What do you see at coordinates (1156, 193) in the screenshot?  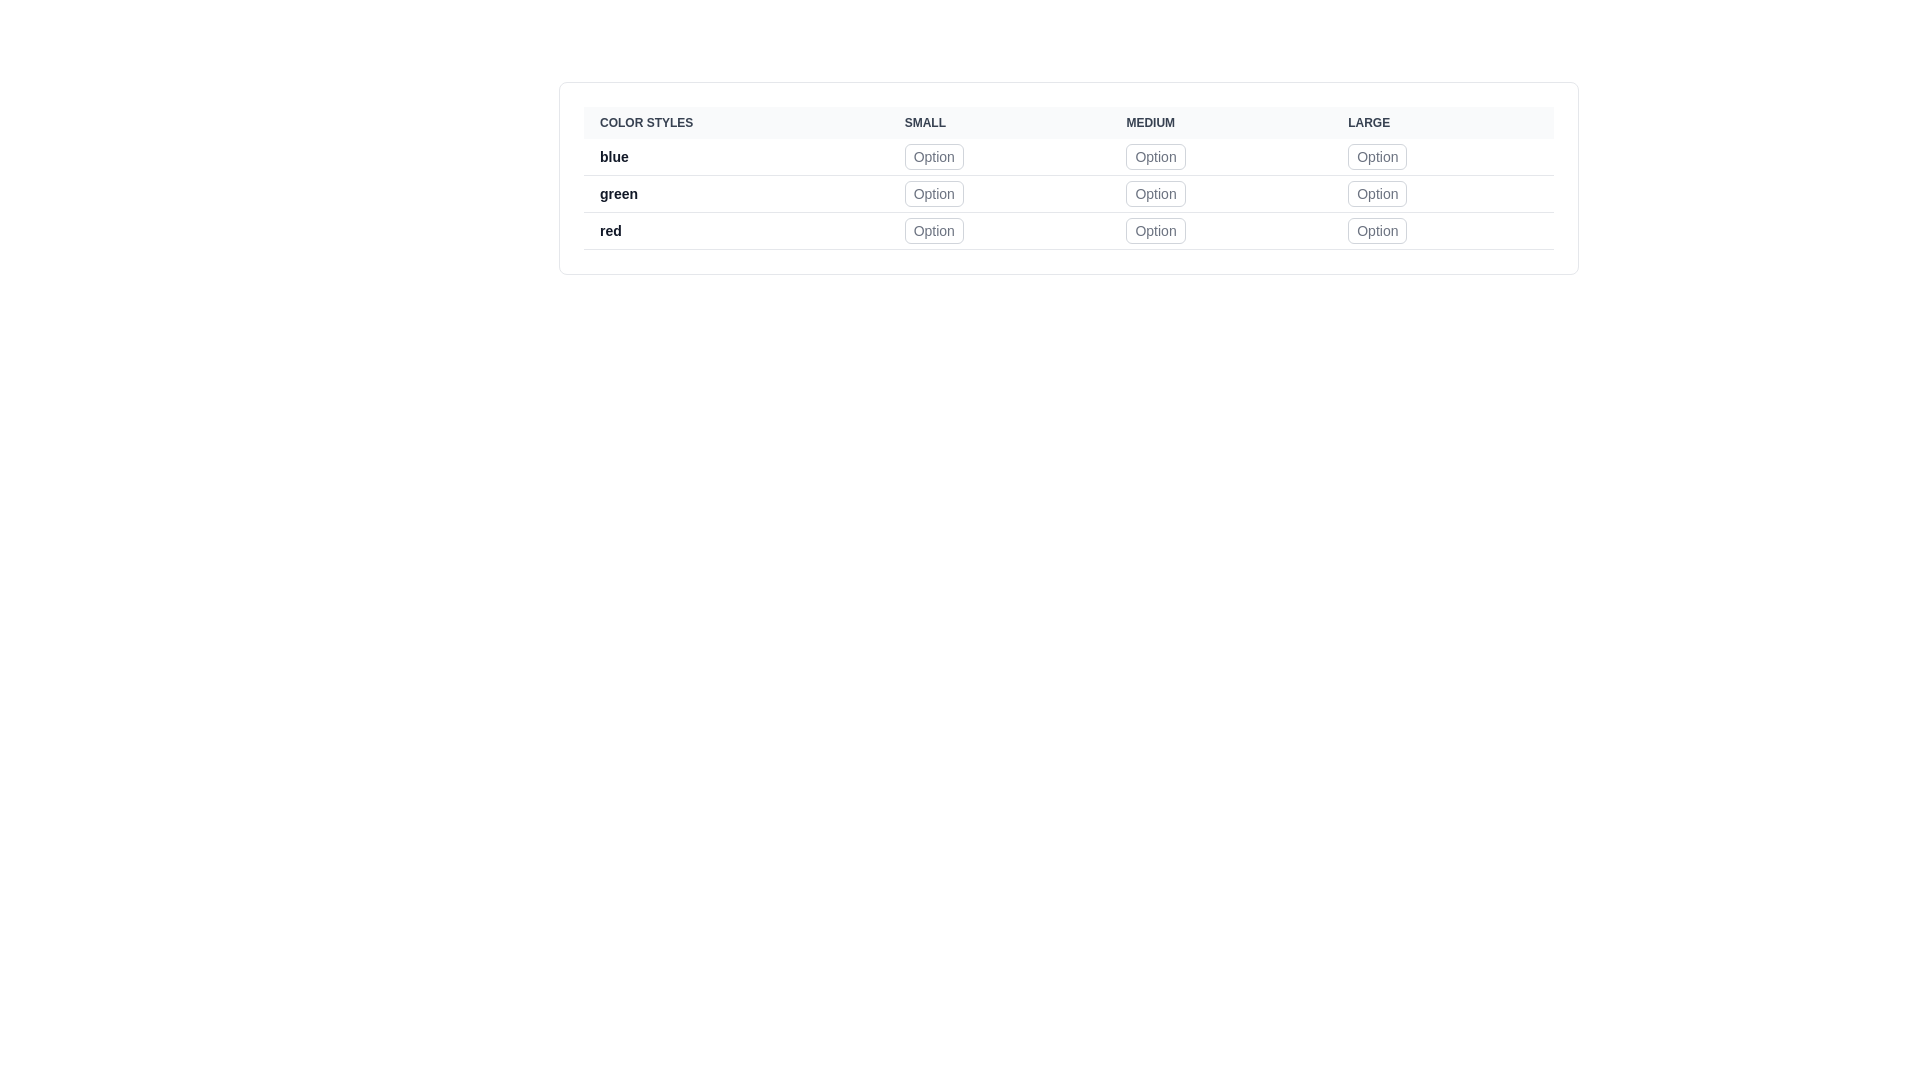 I see `the button labeled 'Option'` at bounding box center [1156, 193].